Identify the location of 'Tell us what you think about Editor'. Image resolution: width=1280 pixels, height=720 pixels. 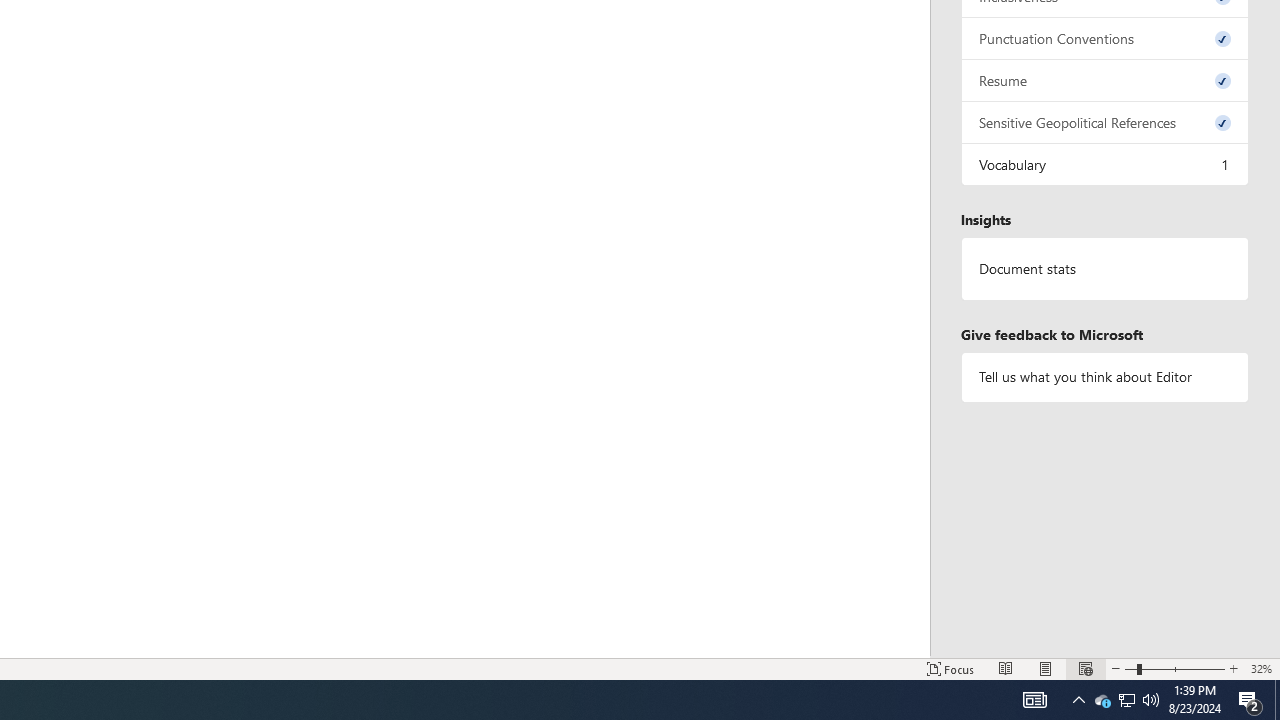
(1104, 377).